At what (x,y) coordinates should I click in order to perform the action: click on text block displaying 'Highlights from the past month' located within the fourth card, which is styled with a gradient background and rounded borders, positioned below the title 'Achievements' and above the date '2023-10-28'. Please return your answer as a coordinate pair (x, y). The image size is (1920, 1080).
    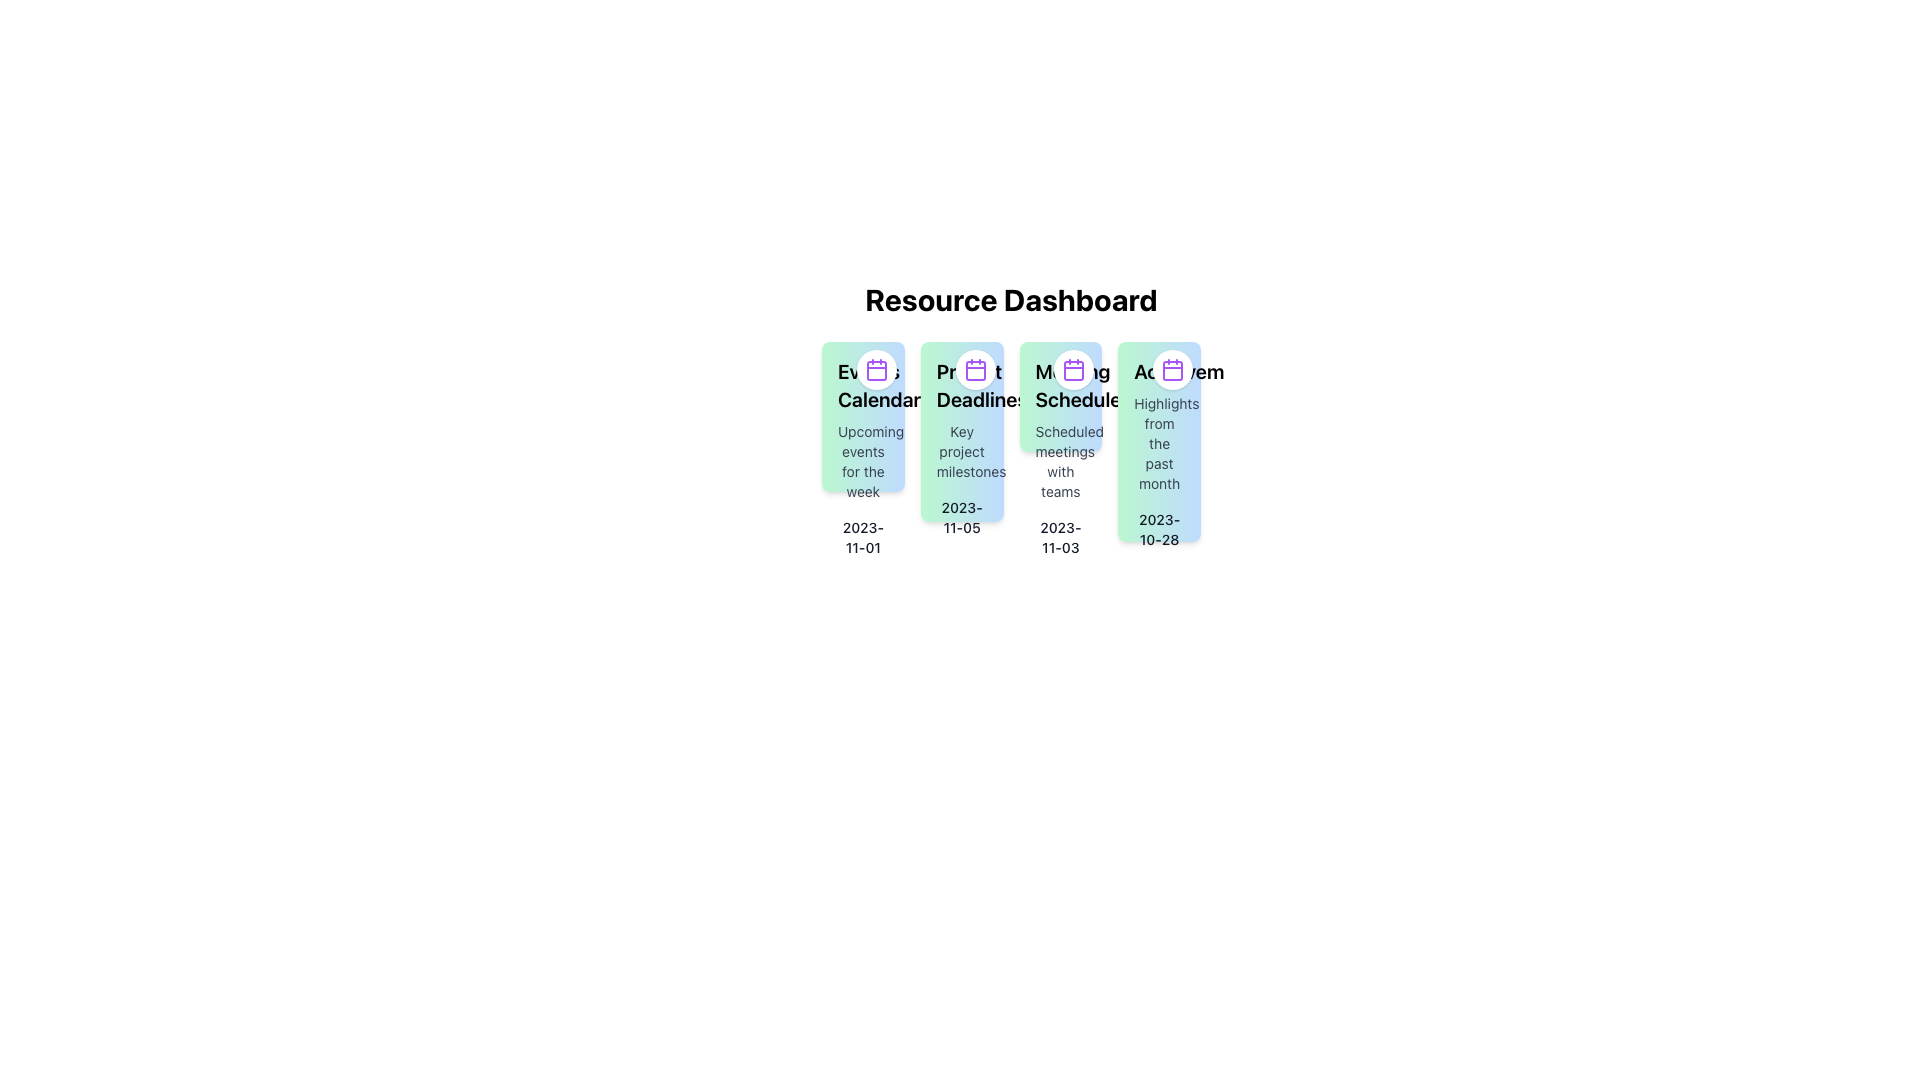
    Looking at the image, I should click on (1159, 442).